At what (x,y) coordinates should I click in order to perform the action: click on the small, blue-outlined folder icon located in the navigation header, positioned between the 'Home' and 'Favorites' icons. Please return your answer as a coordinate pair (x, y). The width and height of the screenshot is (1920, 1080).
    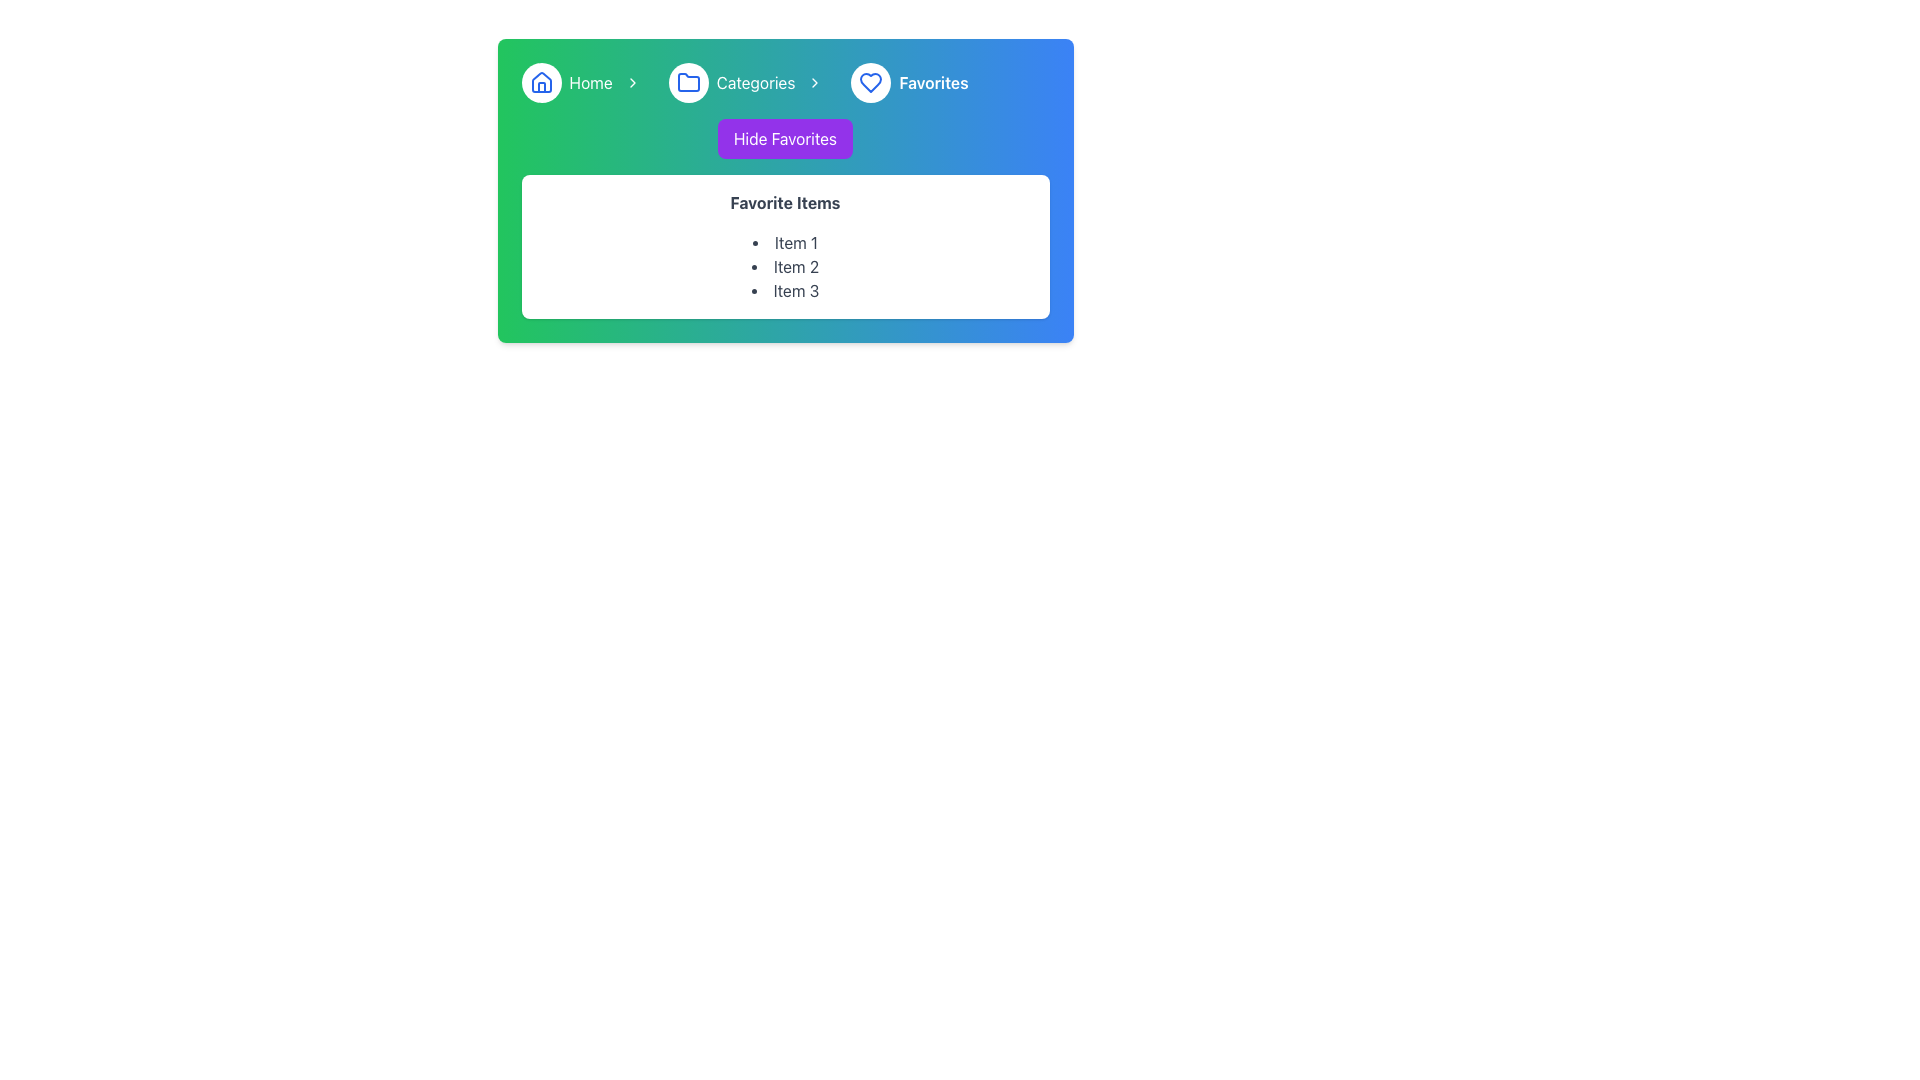
    Looking at the image, I should click on (688, 82).